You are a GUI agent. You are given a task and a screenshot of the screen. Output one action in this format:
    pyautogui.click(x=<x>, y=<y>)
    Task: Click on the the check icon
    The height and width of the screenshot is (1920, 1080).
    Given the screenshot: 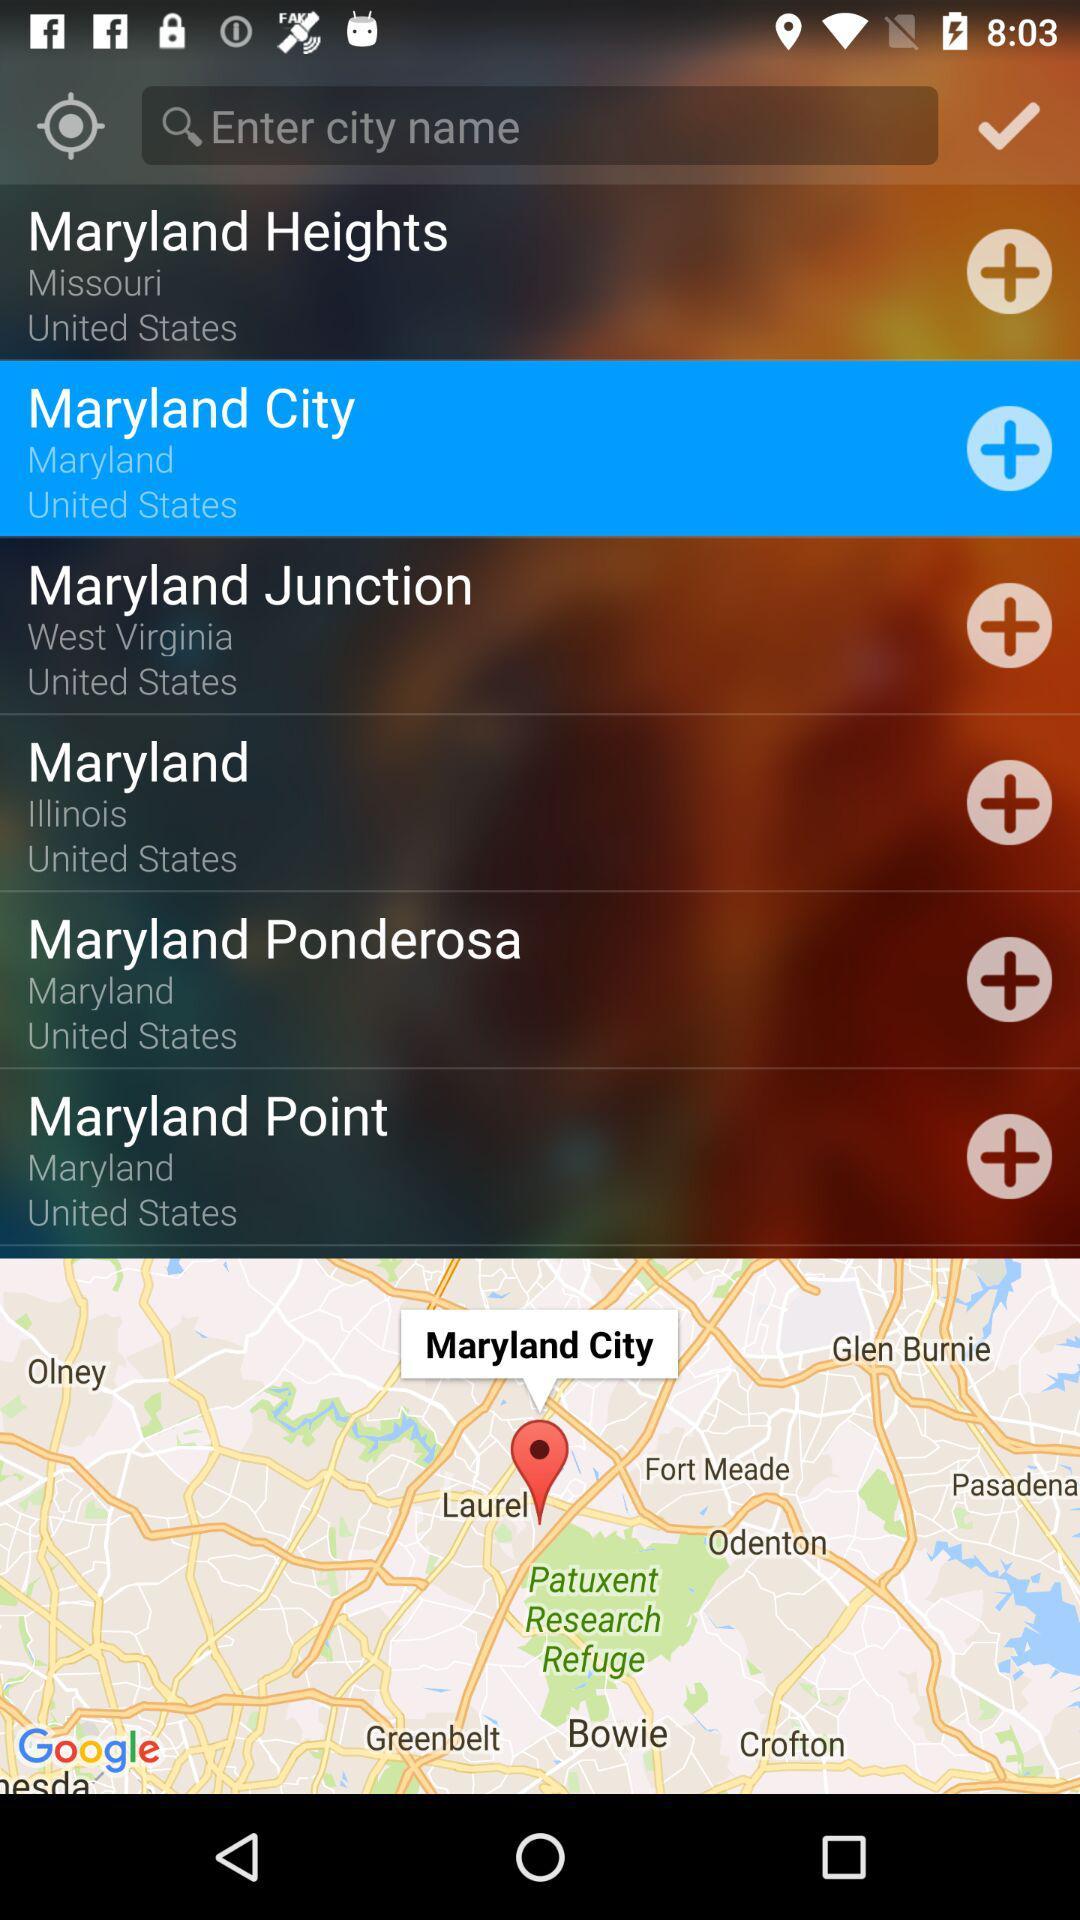 What is the action you would take?
    pyautogui.click(x=1009, y=124)
    